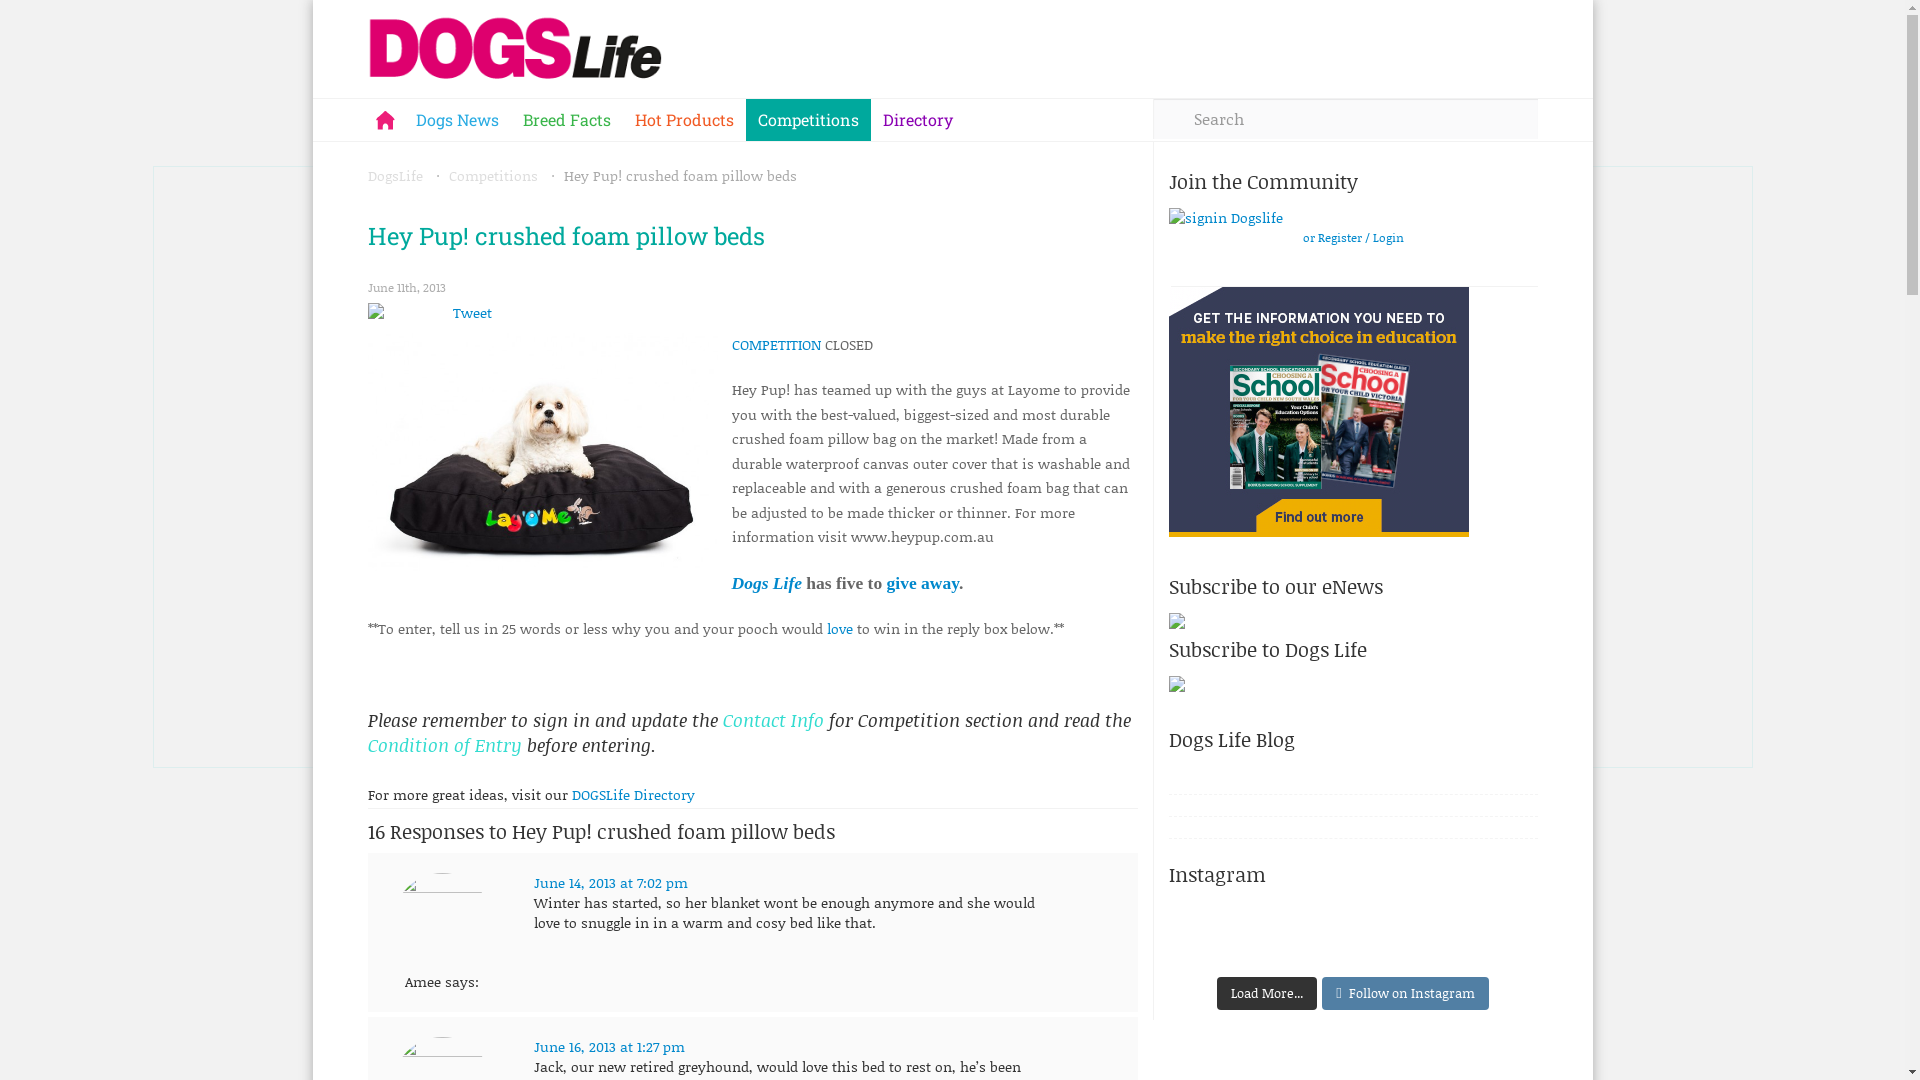 The width and height of the screenshot is (1920, 1080). What do you see at coordinates (1266, 994) in the screenshot?
I see `'Load More...'` at bounding box center [1266, 994].